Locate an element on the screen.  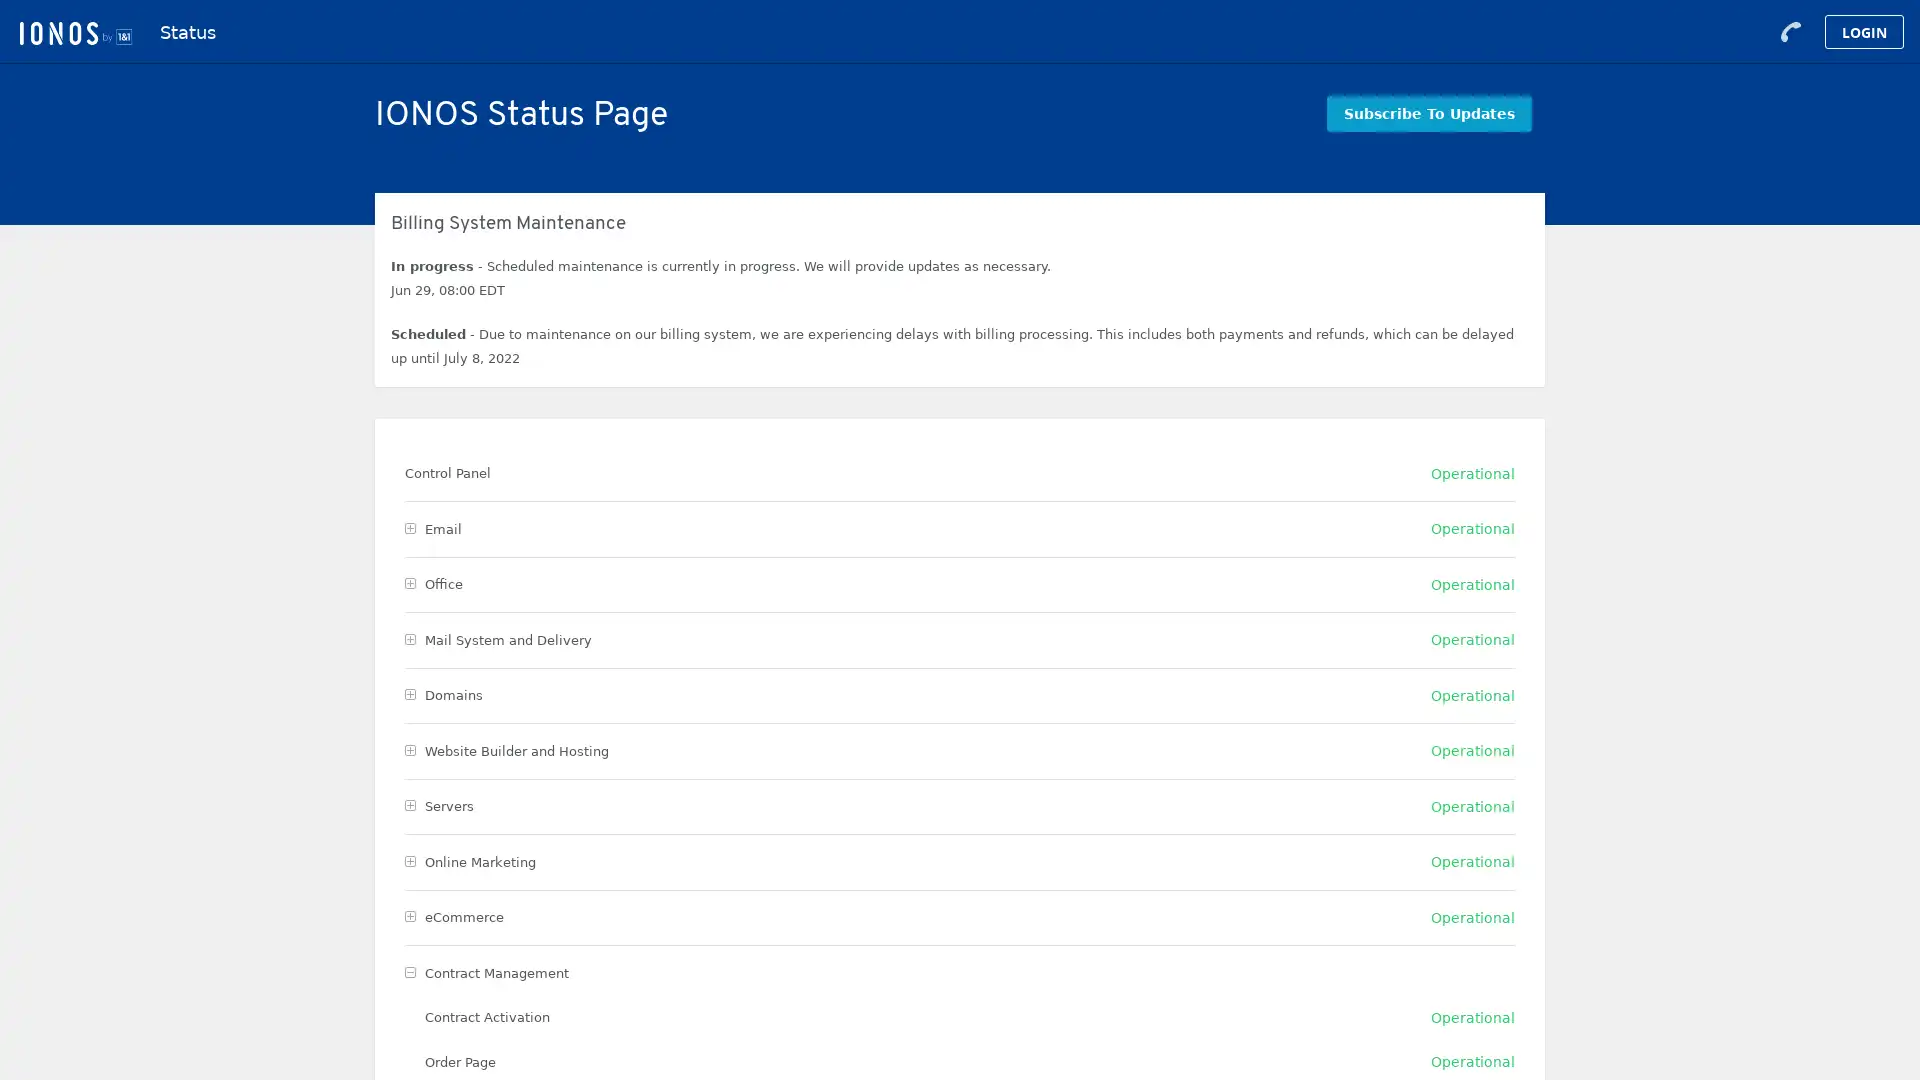
Toggle Servers is located at coordinates (409, 805).